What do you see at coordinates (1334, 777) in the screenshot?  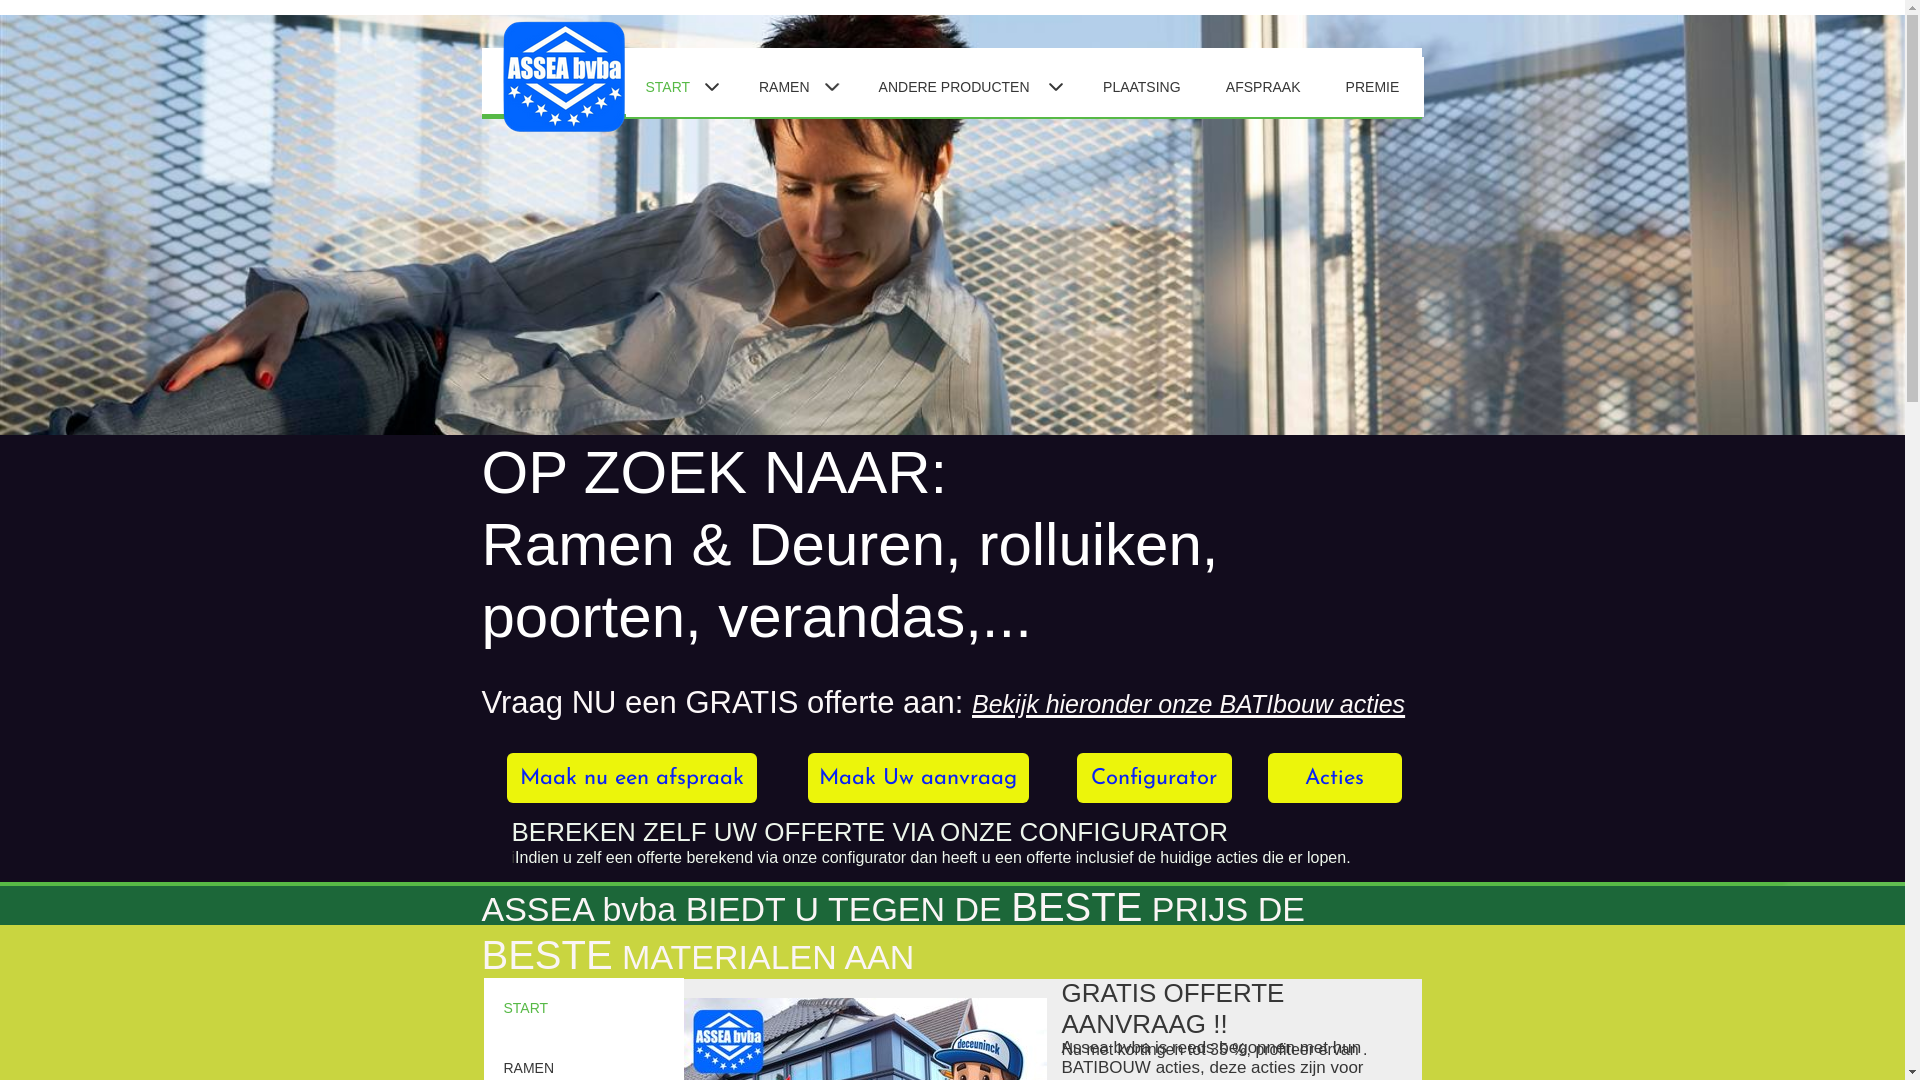 I see `'Acties'` at bounding box center [1334, 777].